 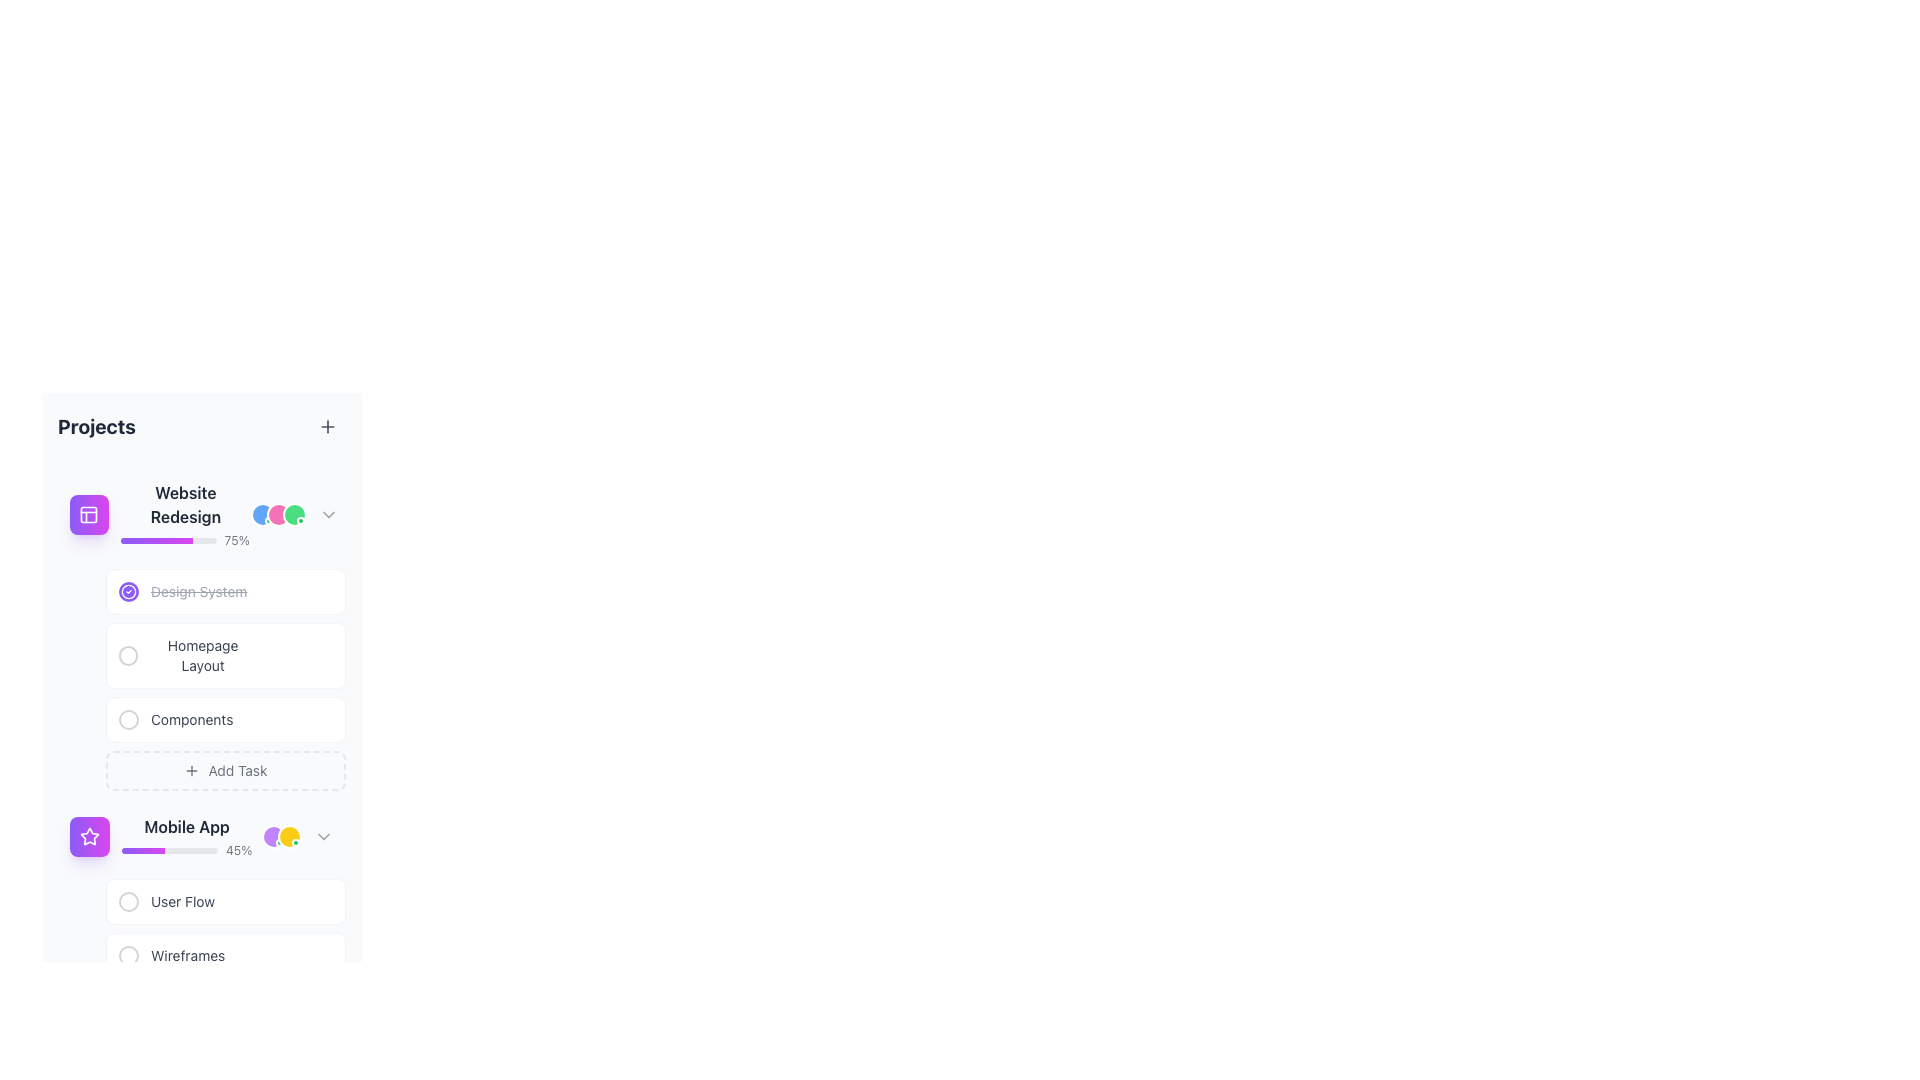 What do you see at coordinates (201, 628) in the screenshot?
I see `the List item titled 'Homepage Layout' under the section 'Website Redesign' to get more information` at bounding box center [201, 628].